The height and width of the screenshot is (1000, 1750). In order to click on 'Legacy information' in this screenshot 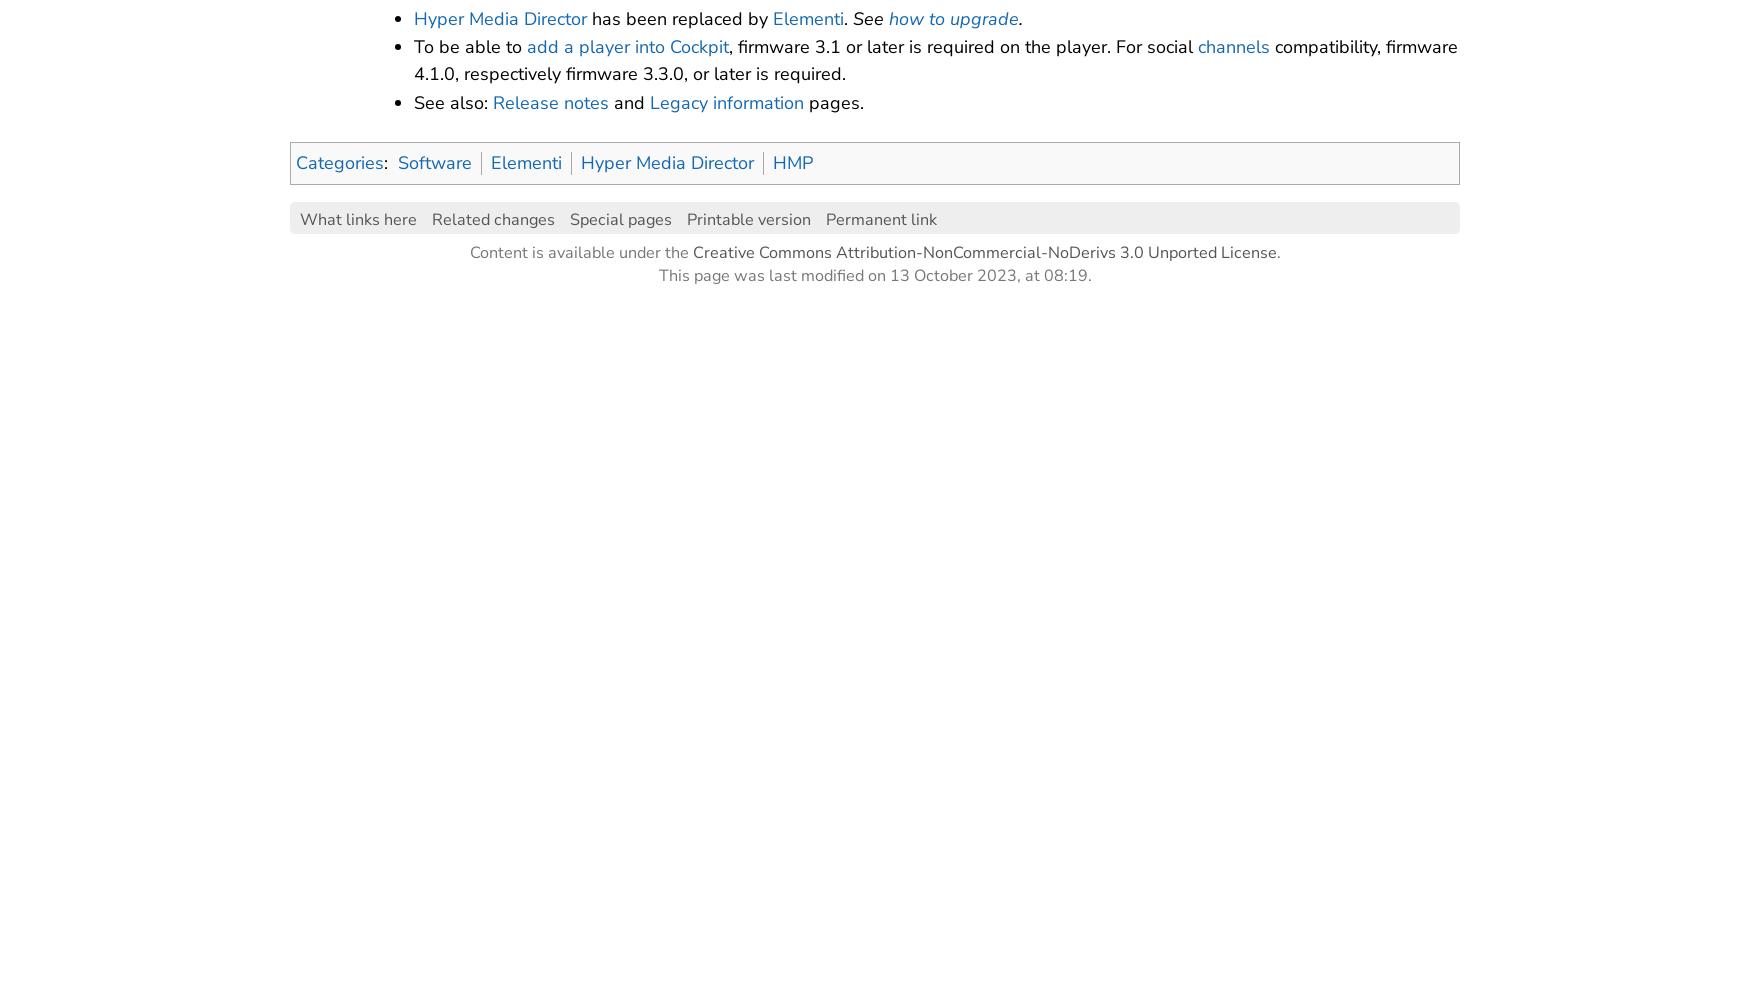, I will do `click(726, 102)`.